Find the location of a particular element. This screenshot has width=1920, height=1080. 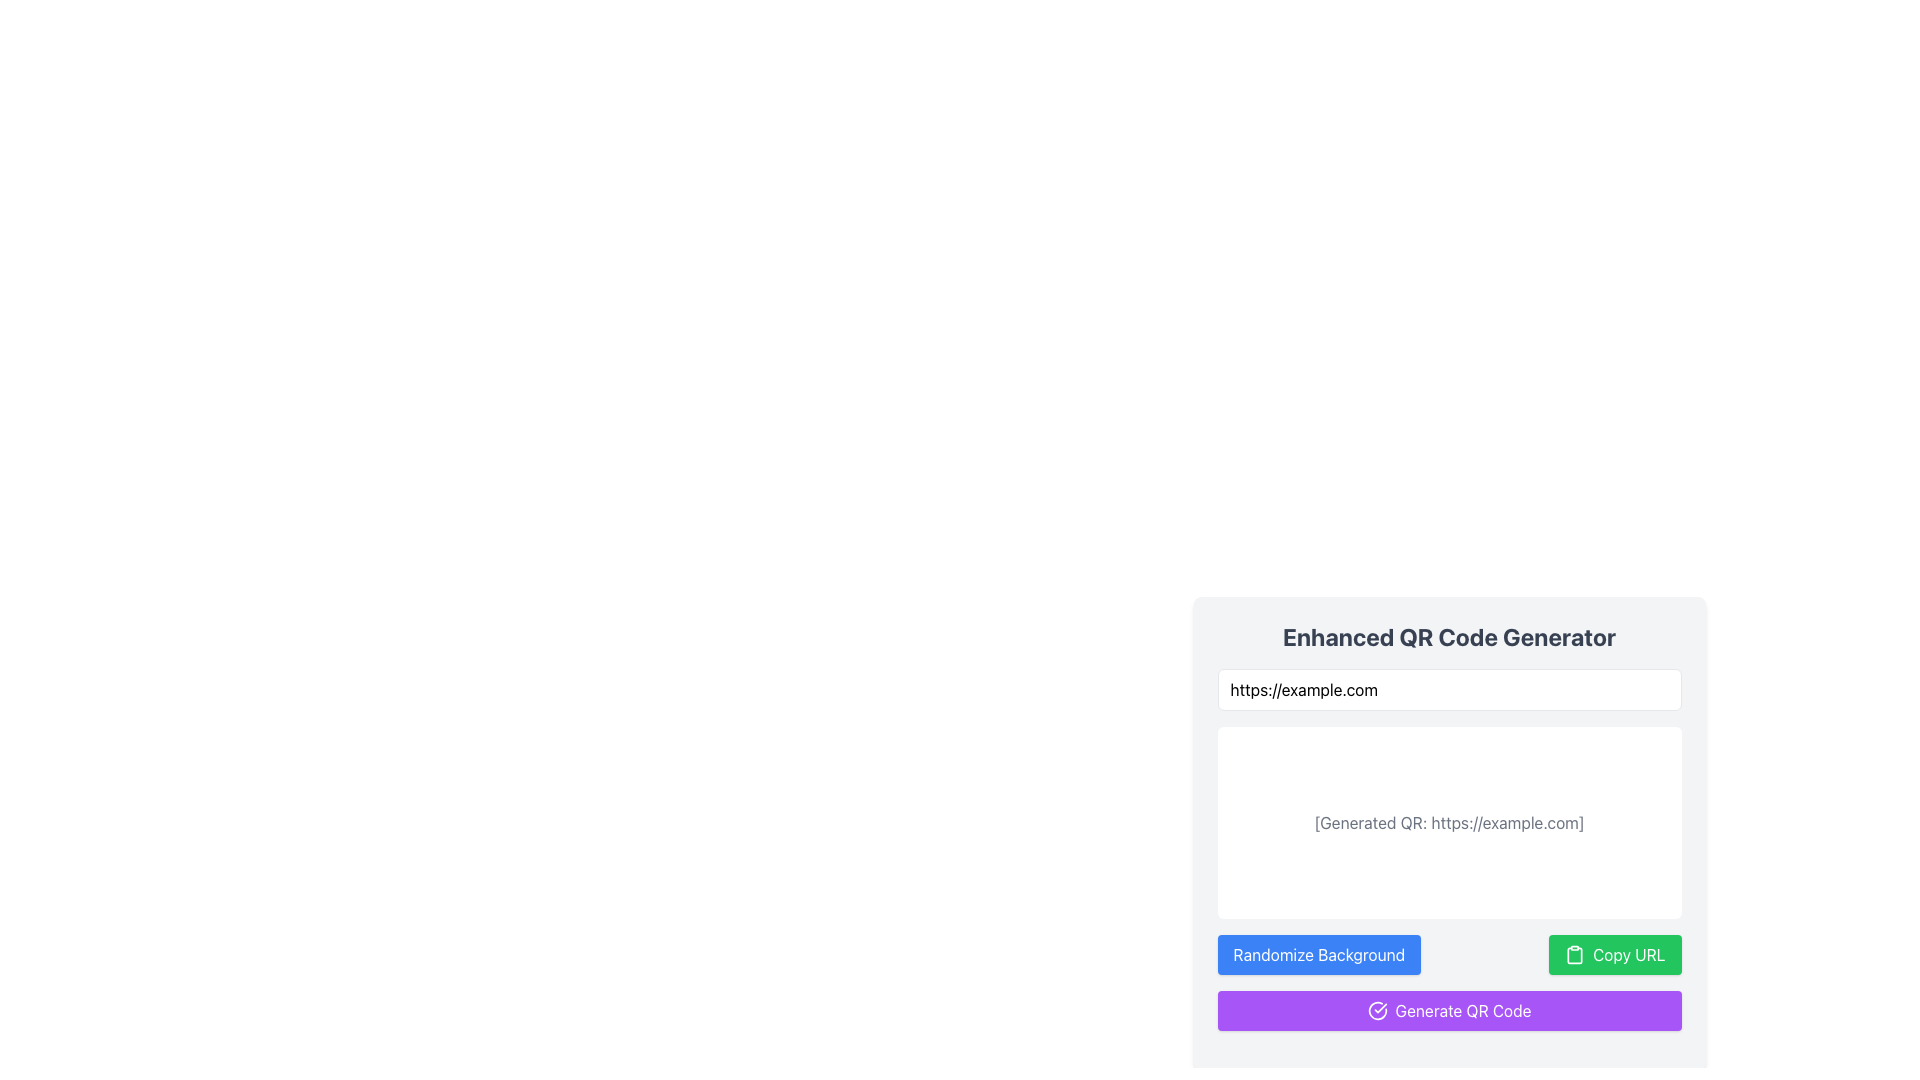

the 'Copy URL' icon which is located to the left of the text label in the 'Copy URL' button is located at coordinates (1574, 954).